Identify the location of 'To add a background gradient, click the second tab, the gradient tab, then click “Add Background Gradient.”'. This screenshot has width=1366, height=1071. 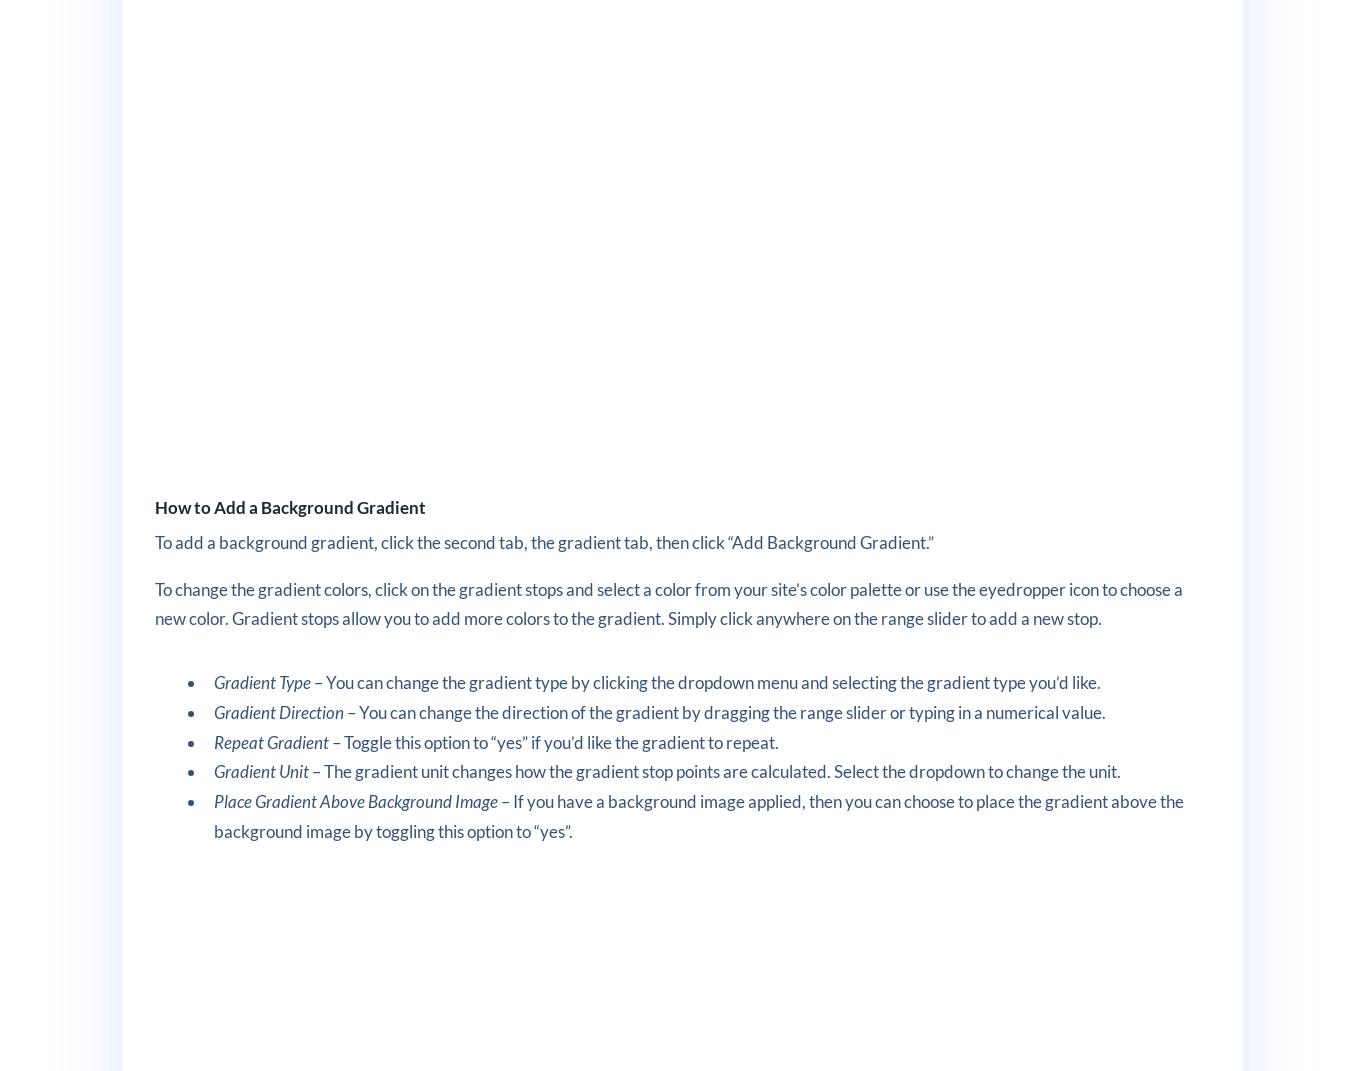
(543, 541).